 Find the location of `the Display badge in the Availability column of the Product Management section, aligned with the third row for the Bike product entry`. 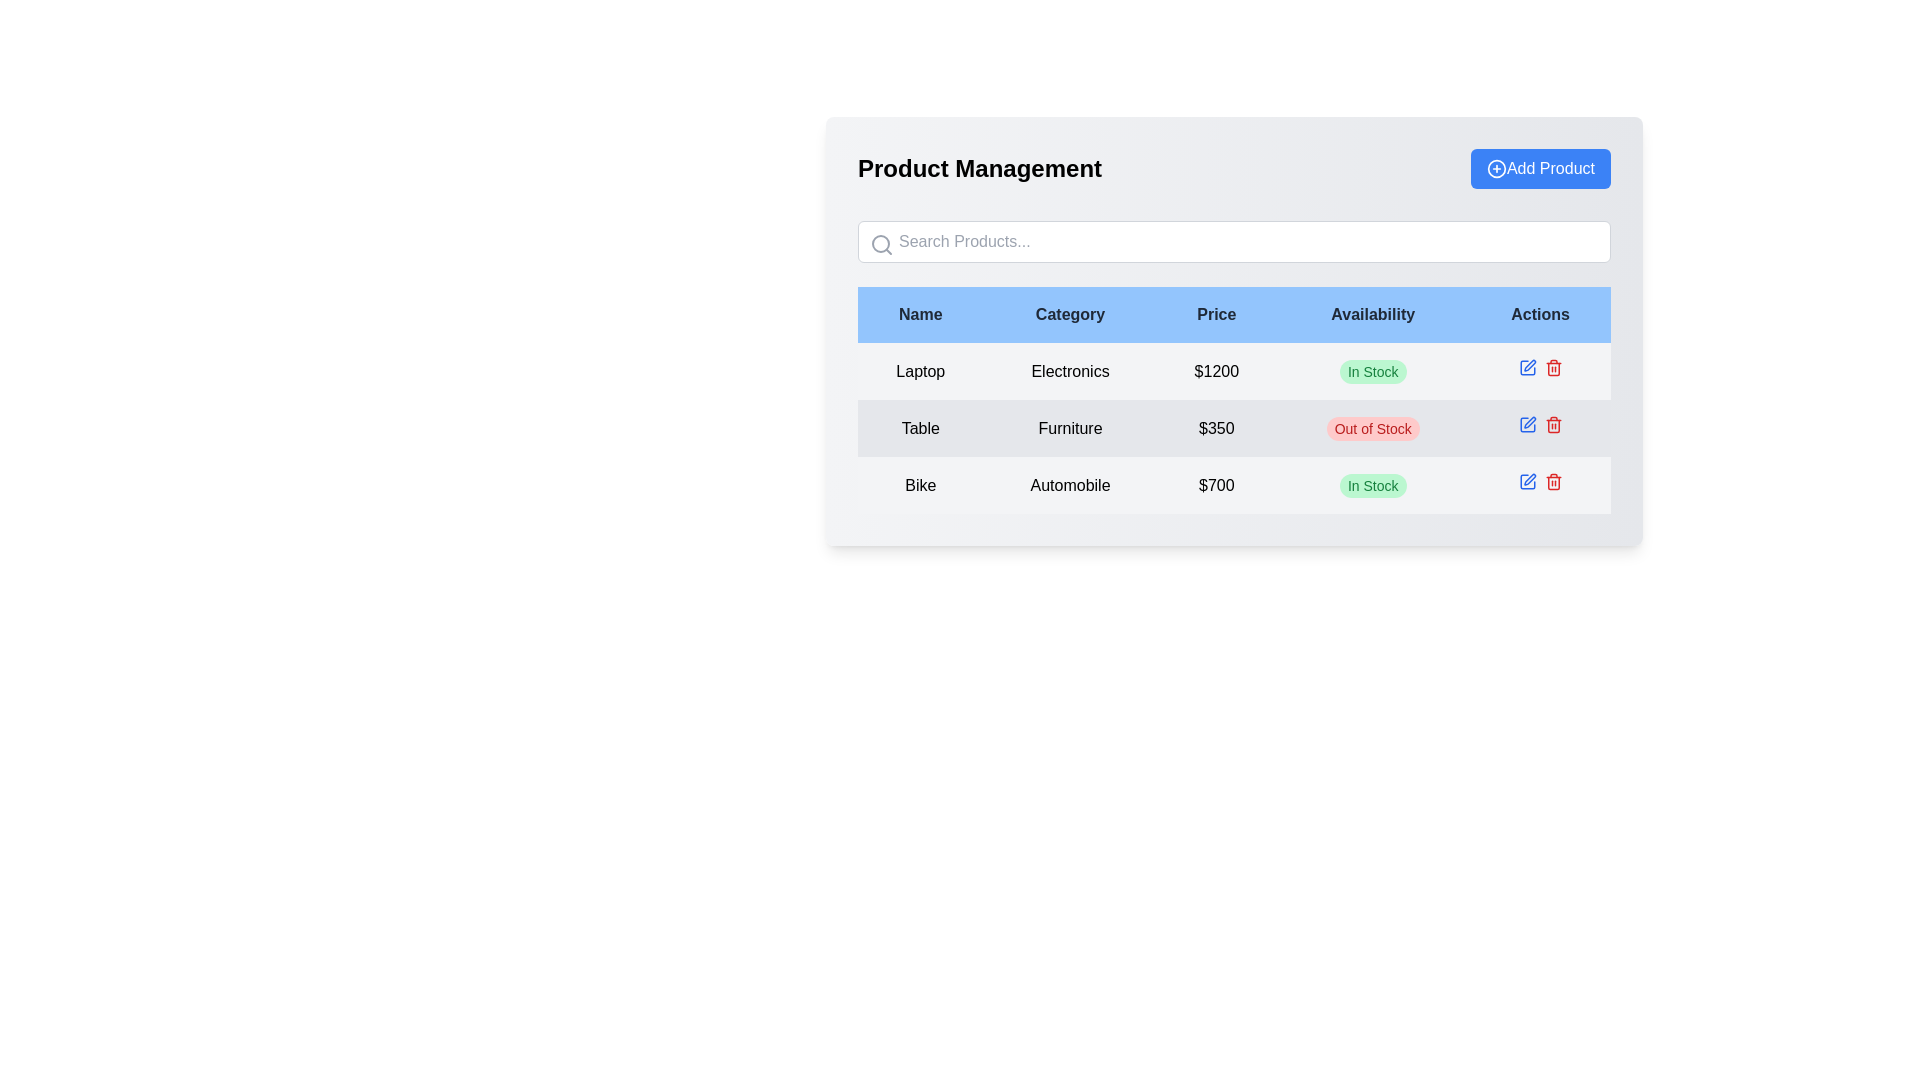

the Display badge in the Availability column of the Product Management section, aligned with the third row for the Bike product entry is located at coordinates (1372, 485).